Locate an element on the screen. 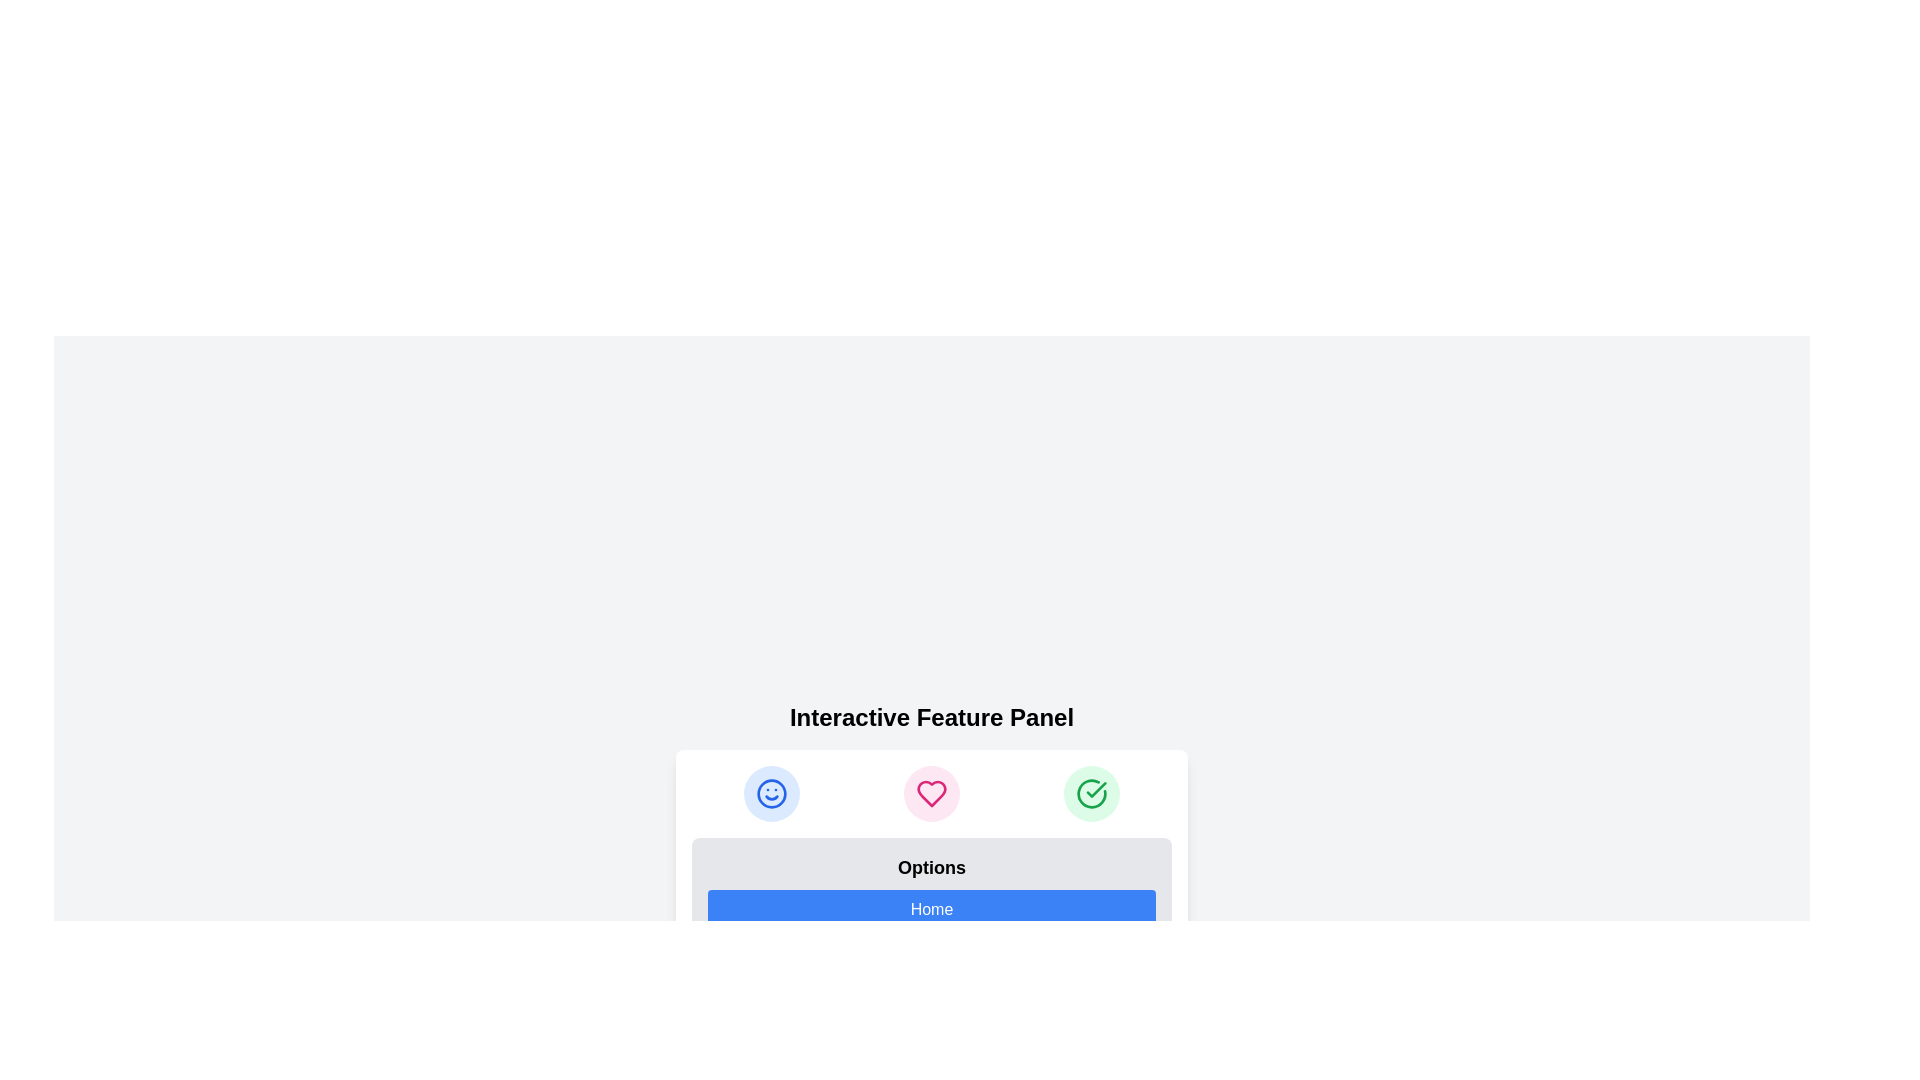 This screenshot has width=1920, height=1080. the 'Home' button located within the 'Options' panel of the 'Interactive Feature Panel' is located at coordinates (930, 910).